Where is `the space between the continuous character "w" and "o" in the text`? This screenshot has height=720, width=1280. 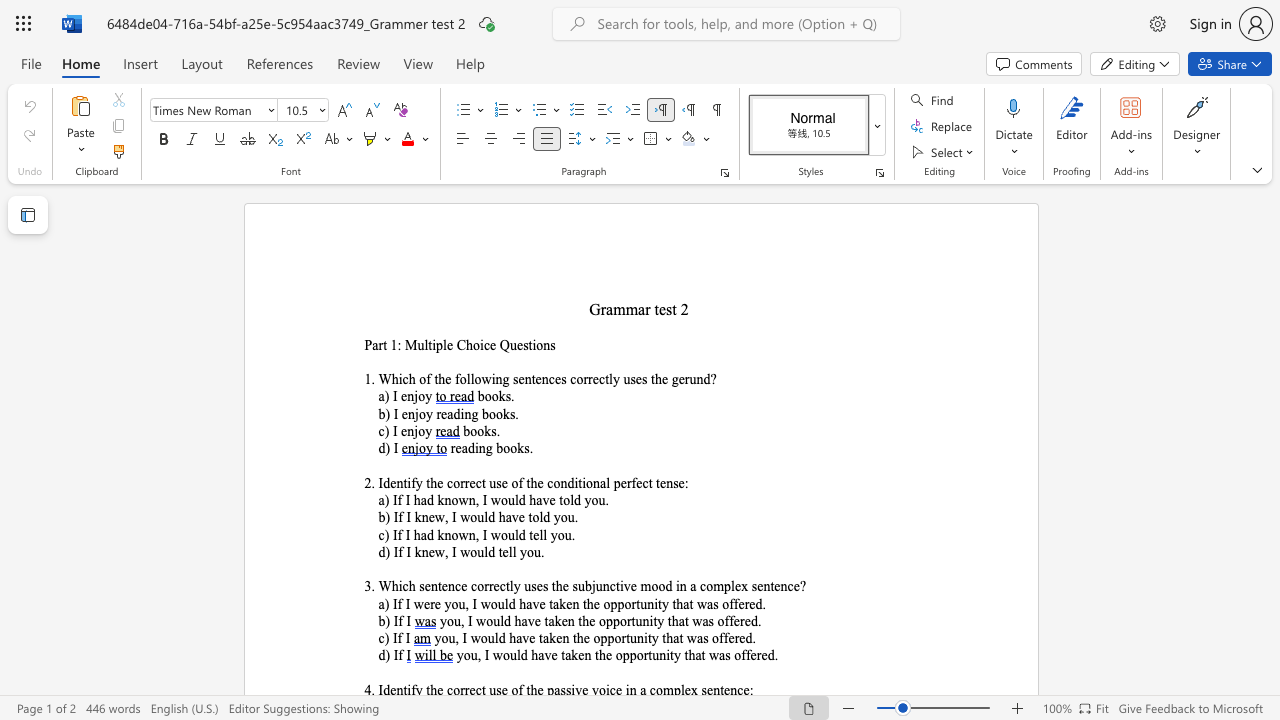 the space between the continuous character "w" and "o" in the text is located at coordinates (500, 534).